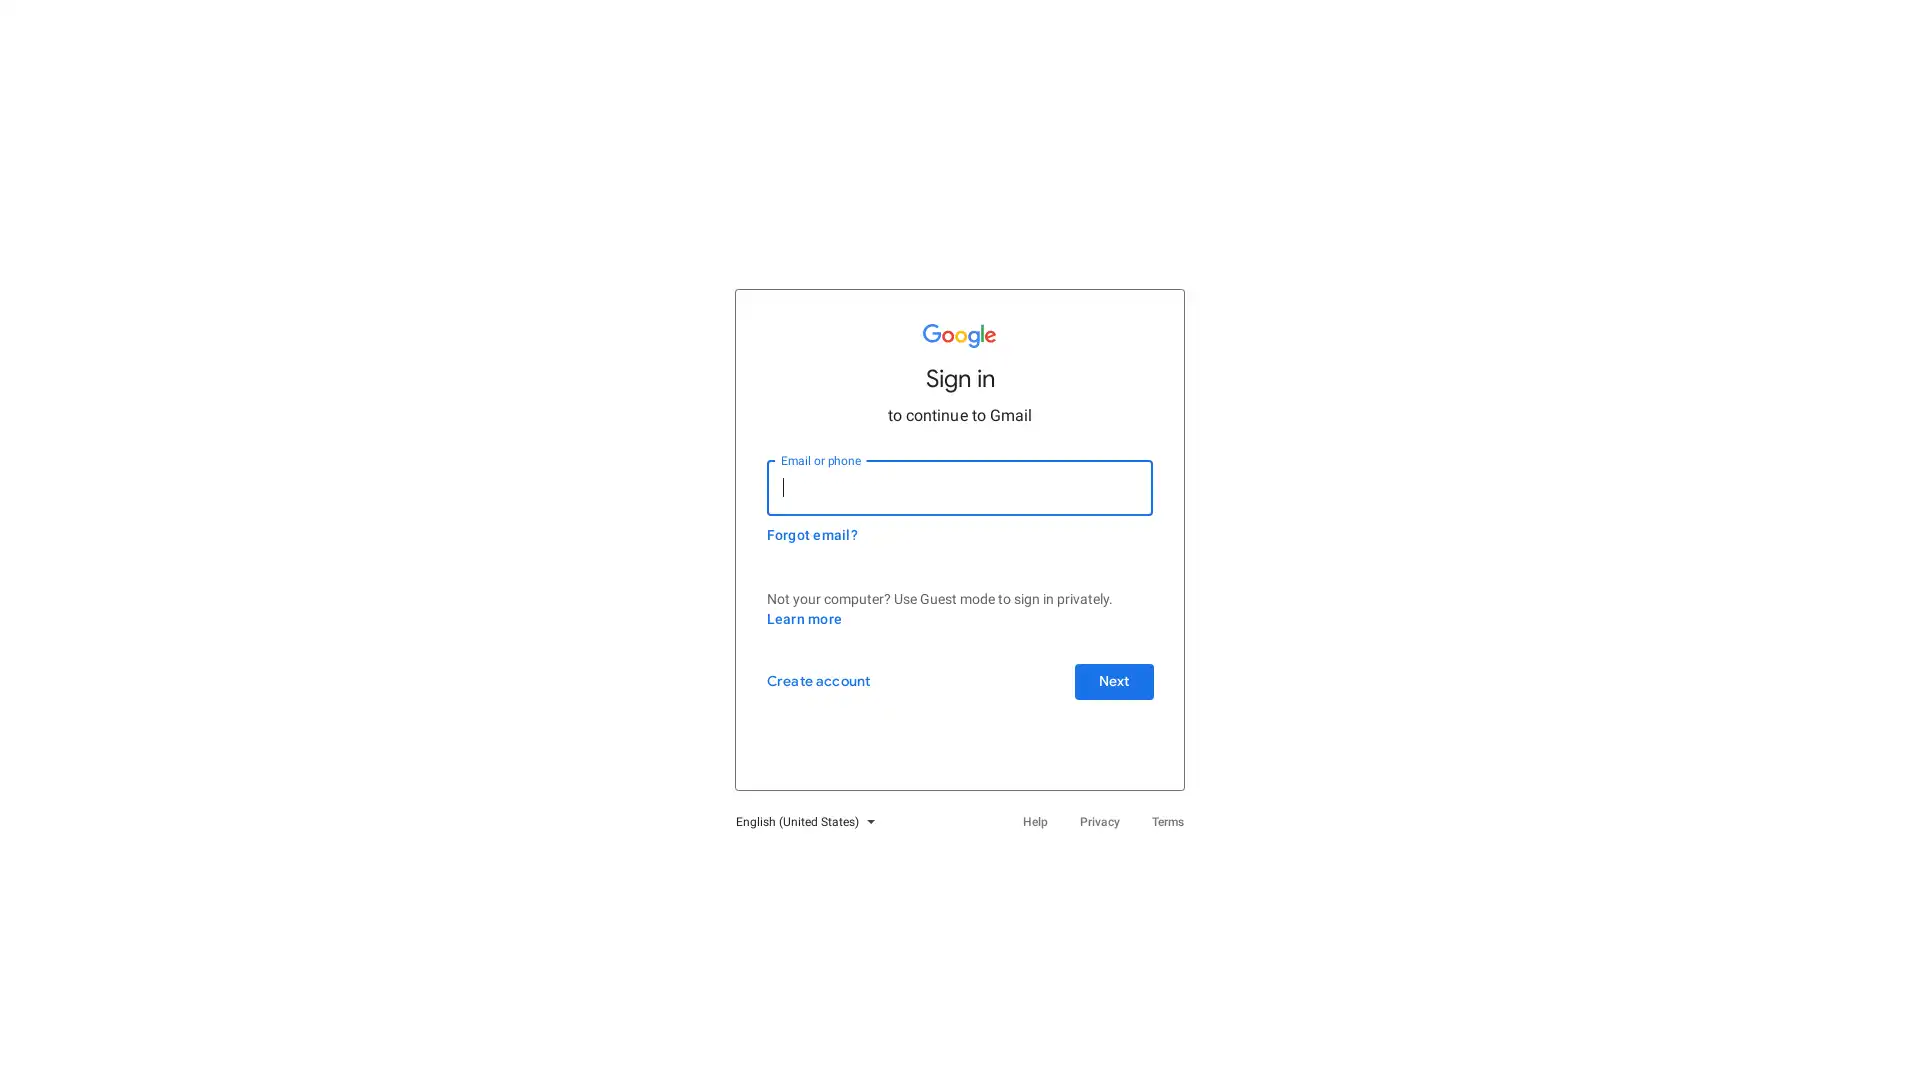 Image resolution: width=1920 pixels, height=1080 pixels. What do you see at coordinates (821, 547) in the screenshot?
I see `Forgot email?` at bounding box center [821, 547].